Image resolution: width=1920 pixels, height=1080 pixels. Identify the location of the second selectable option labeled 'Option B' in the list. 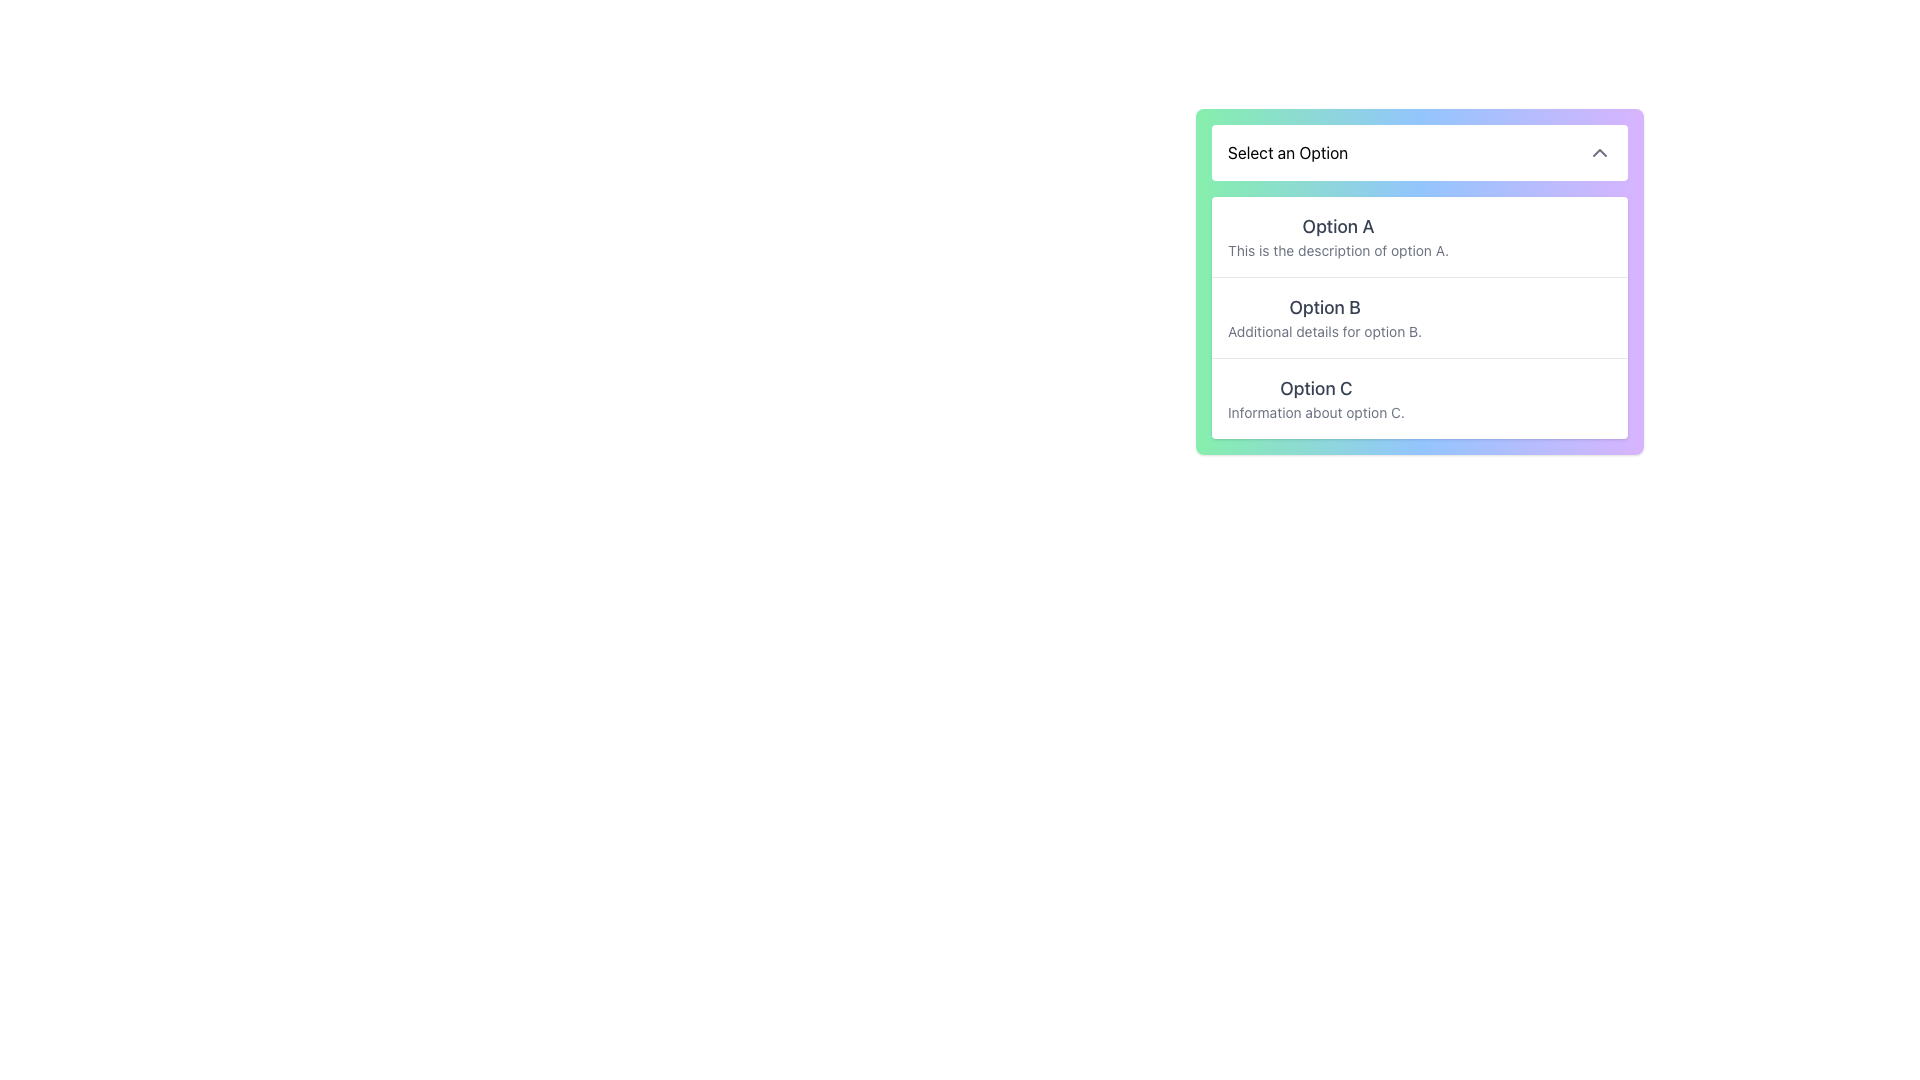
(1419, 342).